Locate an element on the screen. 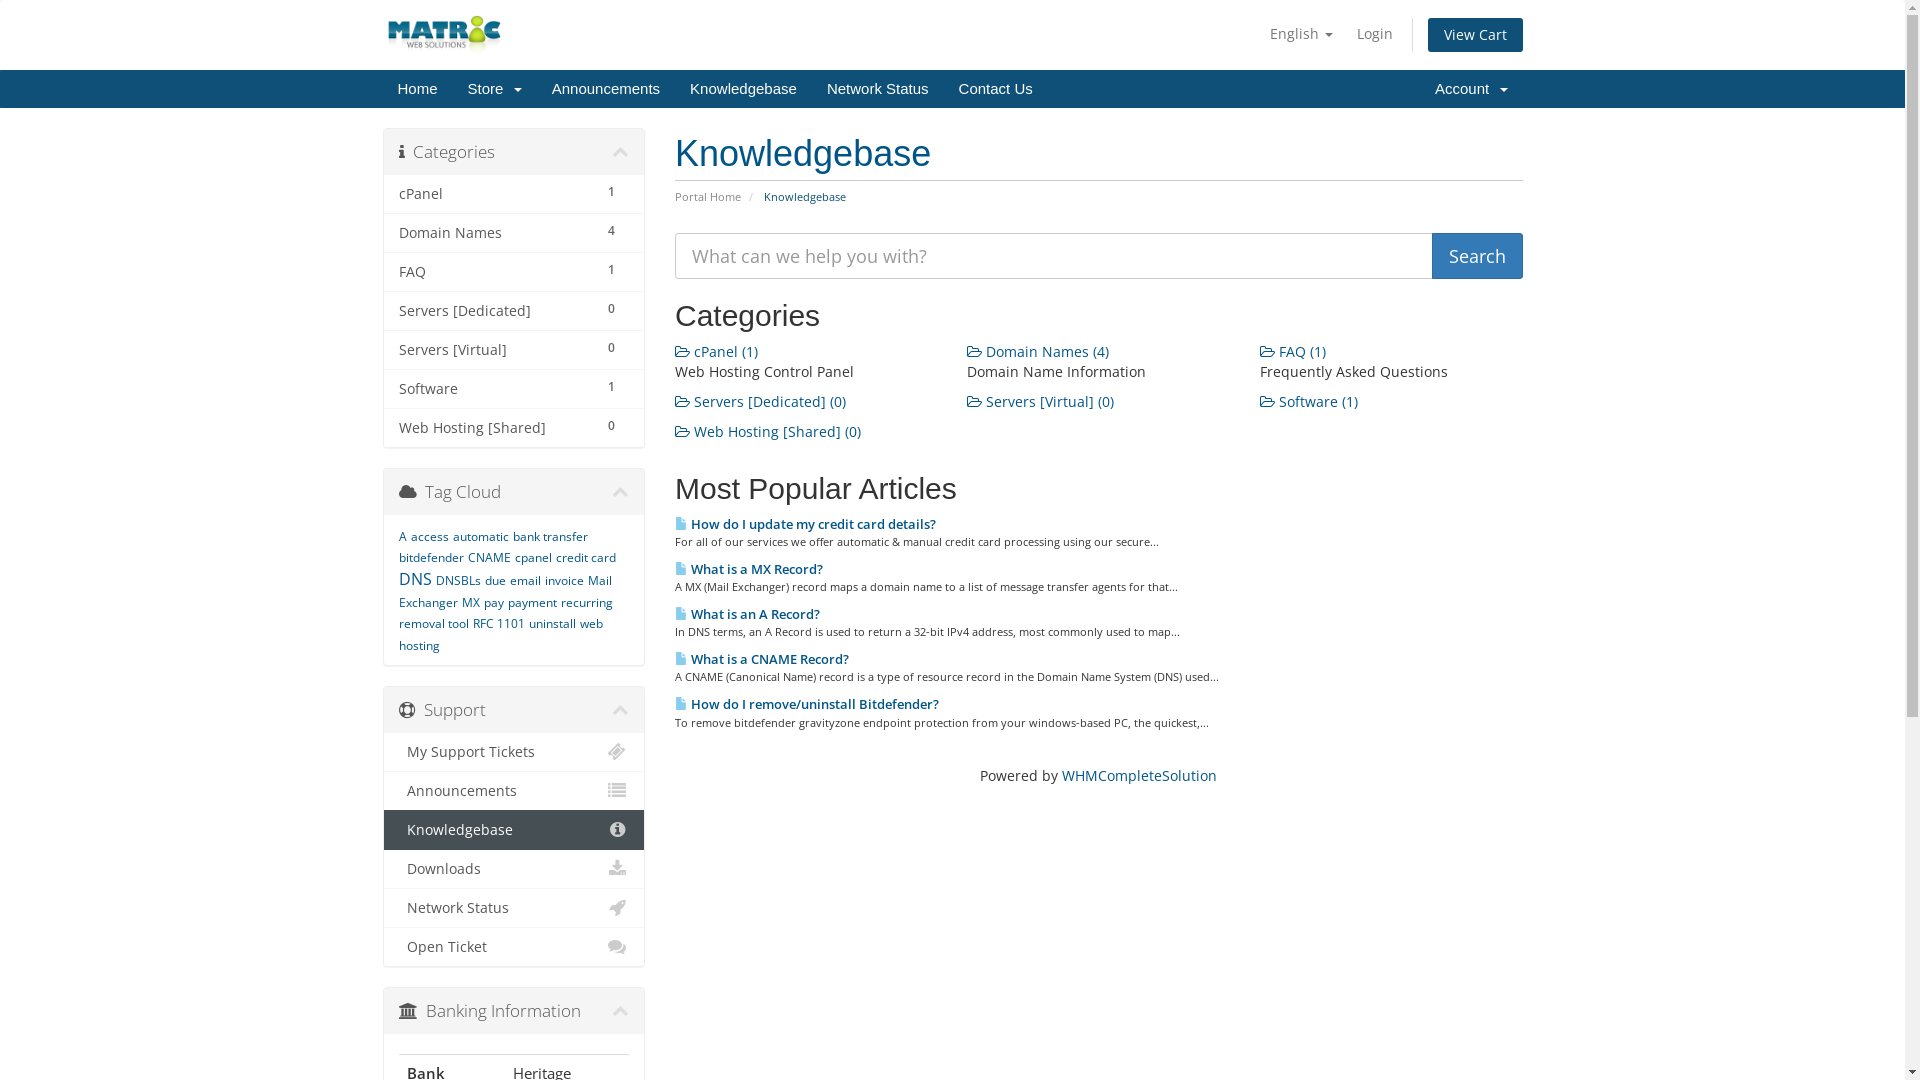 This screenshot has height=1080, width=1920. 'English' is located at coordinates (1258, 34).